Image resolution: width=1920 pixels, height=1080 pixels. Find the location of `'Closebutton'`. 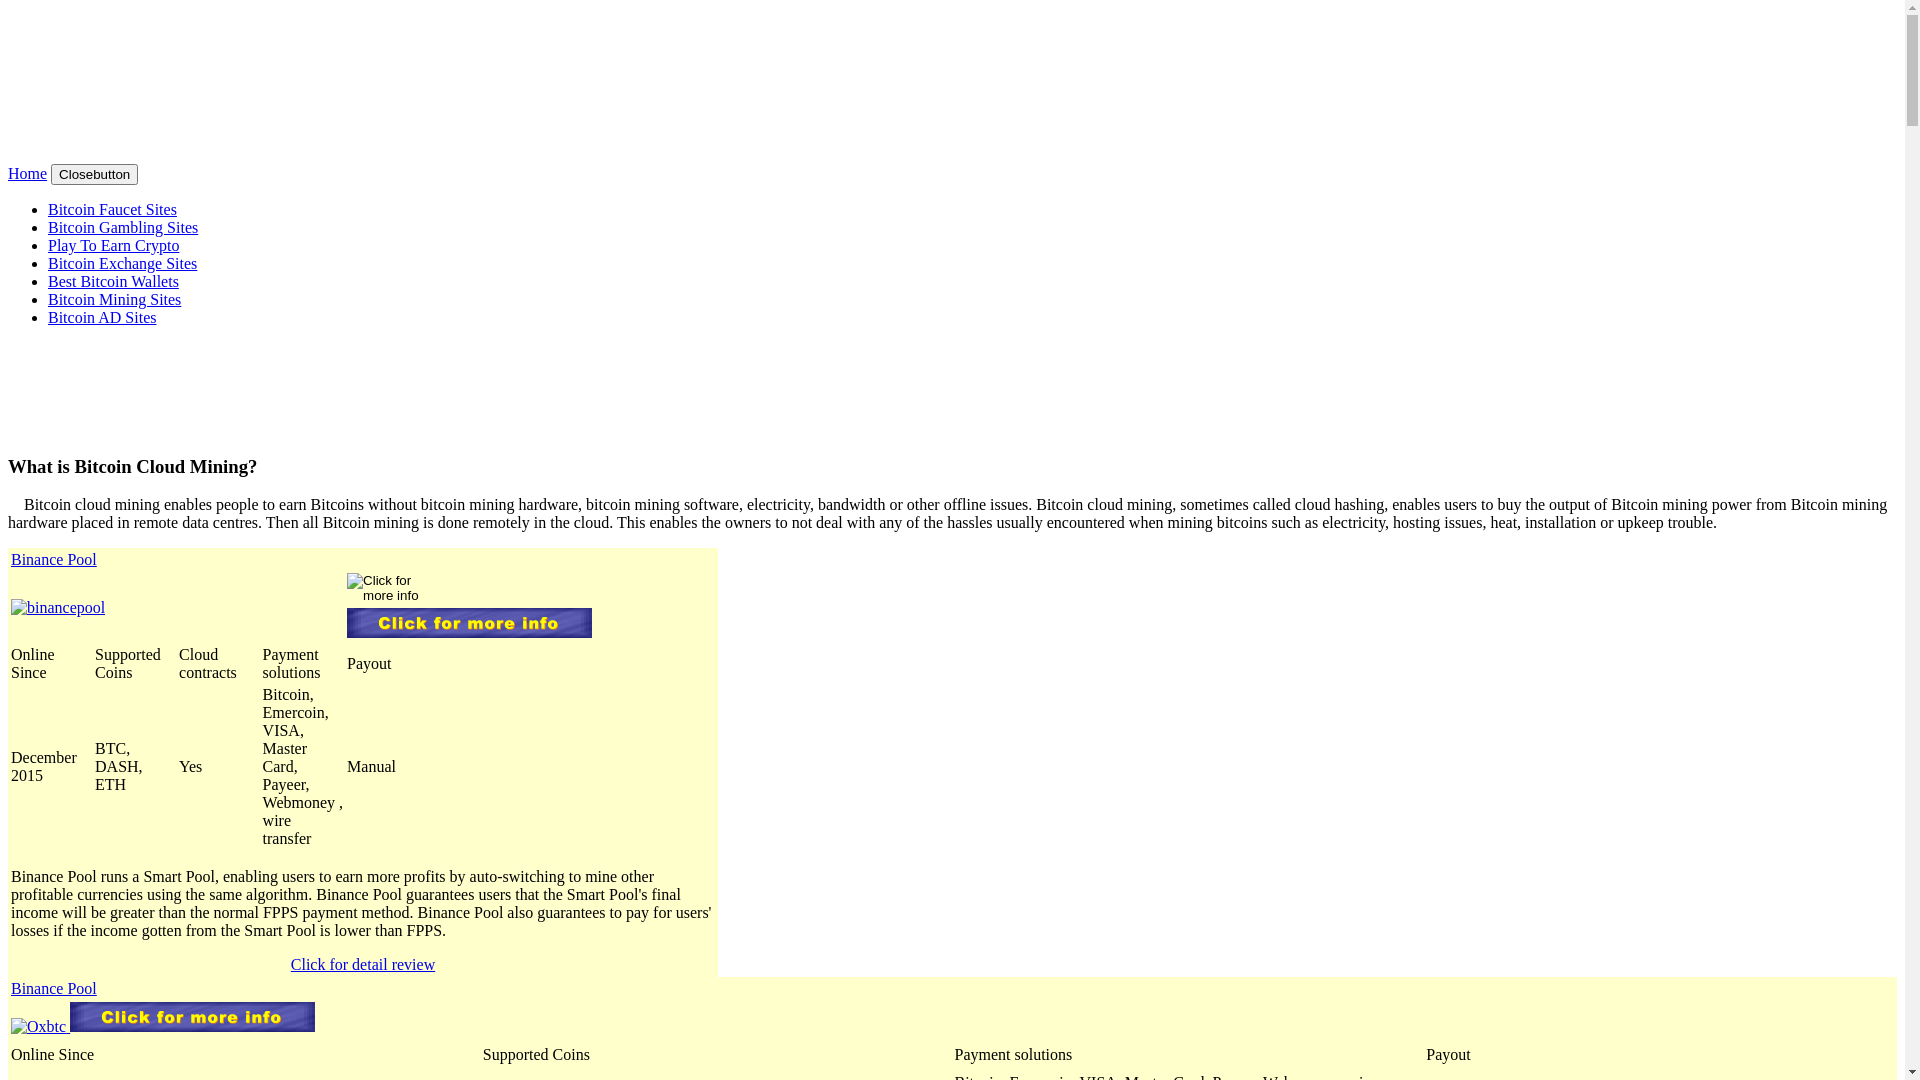

'Closebutton' is located at coordinates (93, 173).